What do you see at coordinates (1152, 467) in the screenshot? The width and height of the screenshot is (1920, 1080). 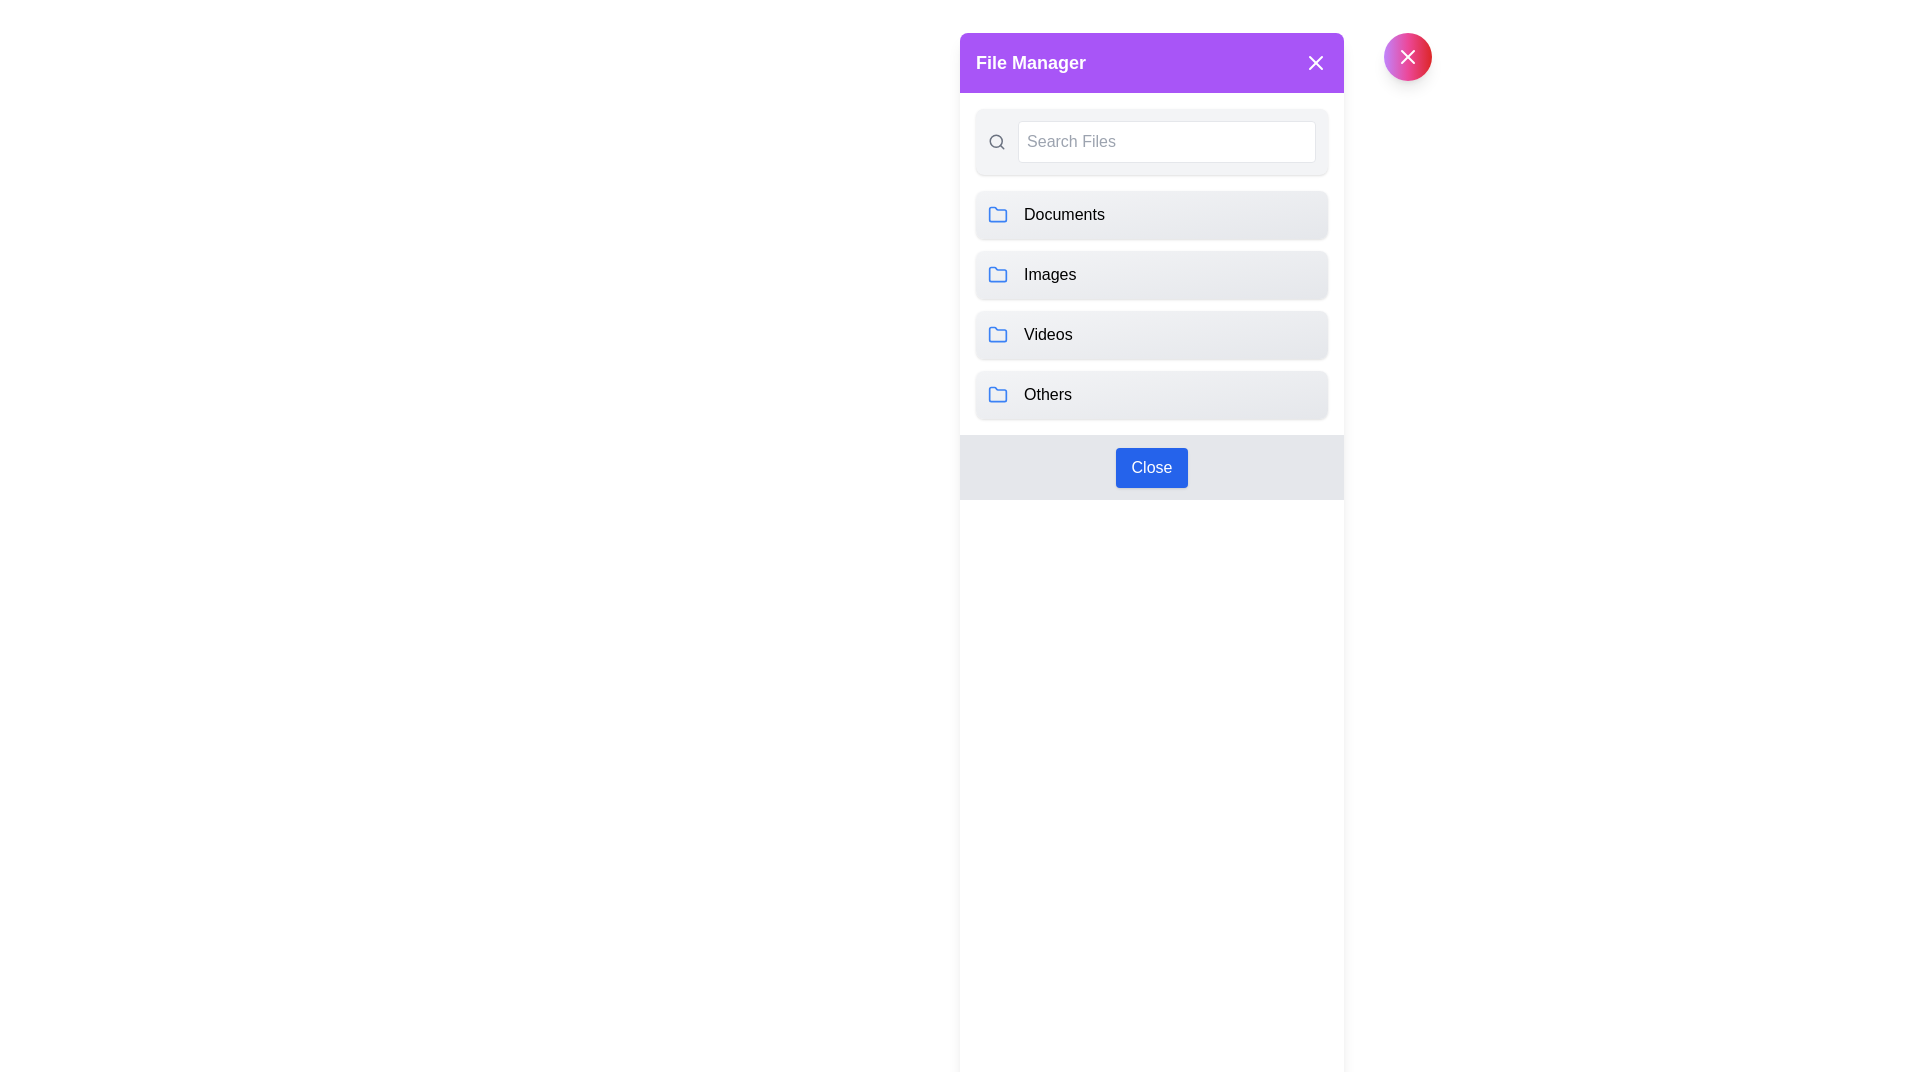 I see `the close button at the bottom section of the file manager to observe the hover effect` at bounding box center [1152, 467].